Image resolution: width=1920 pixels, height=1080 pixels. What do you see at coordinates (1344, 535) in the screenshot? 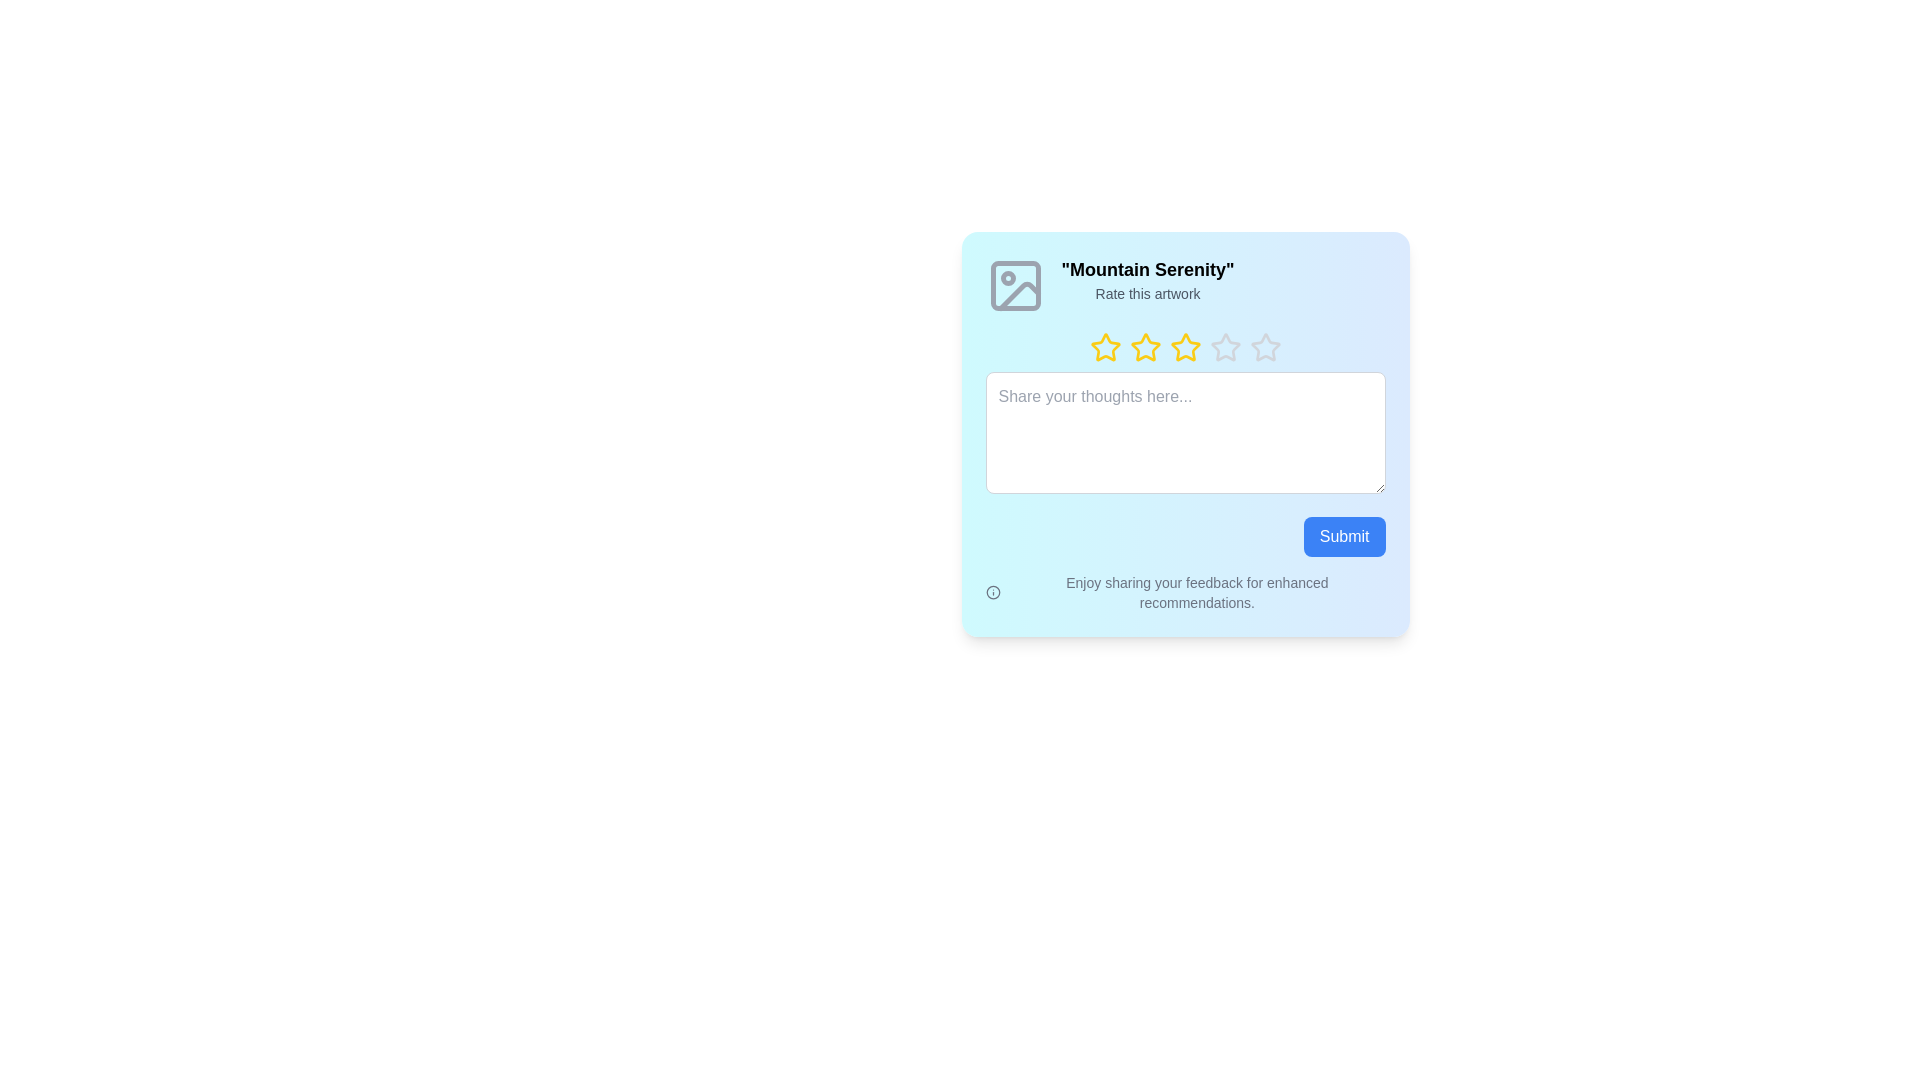
I see `the submit button to send feedback` at bounding box center [1344, 535].